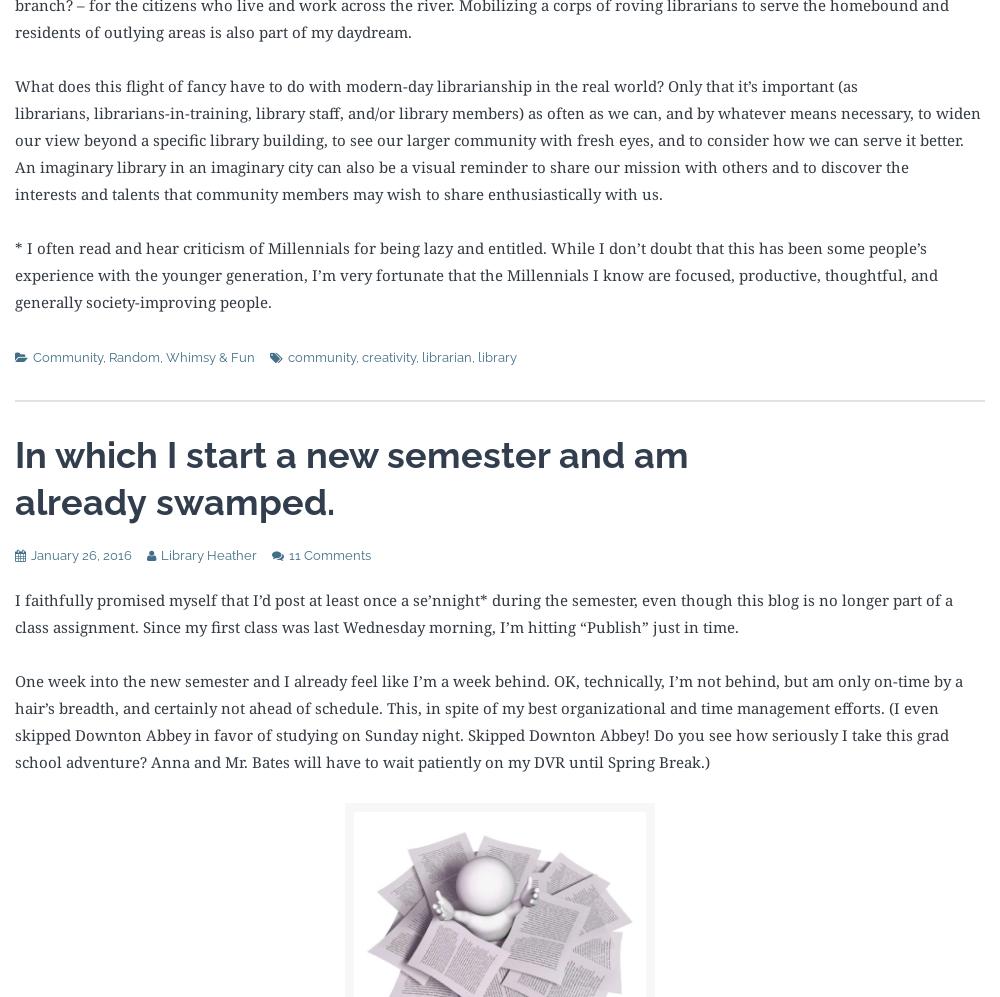  I want to click on 'Random', so click(134, 356).